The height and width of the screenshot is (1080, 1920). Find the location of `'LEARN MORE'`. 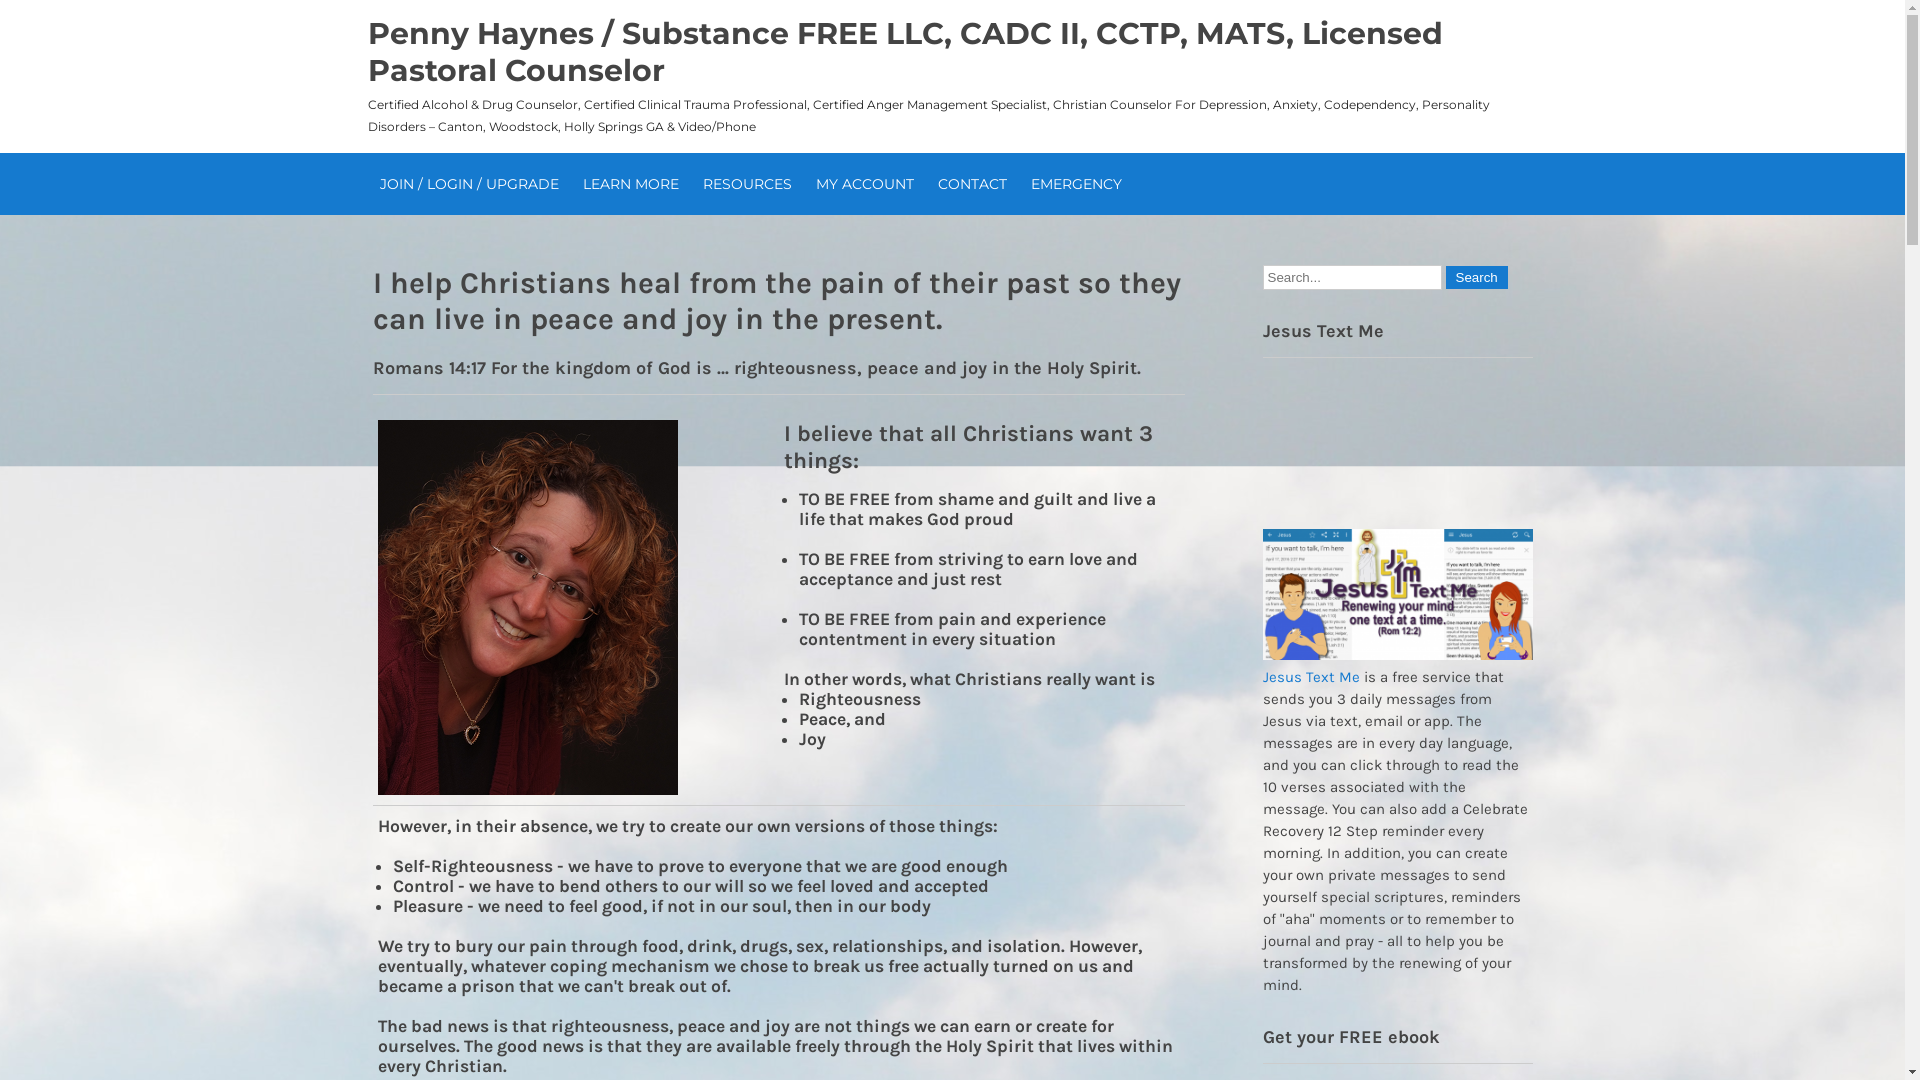

'LEARN MORE' is located at coordinates (628, 184).